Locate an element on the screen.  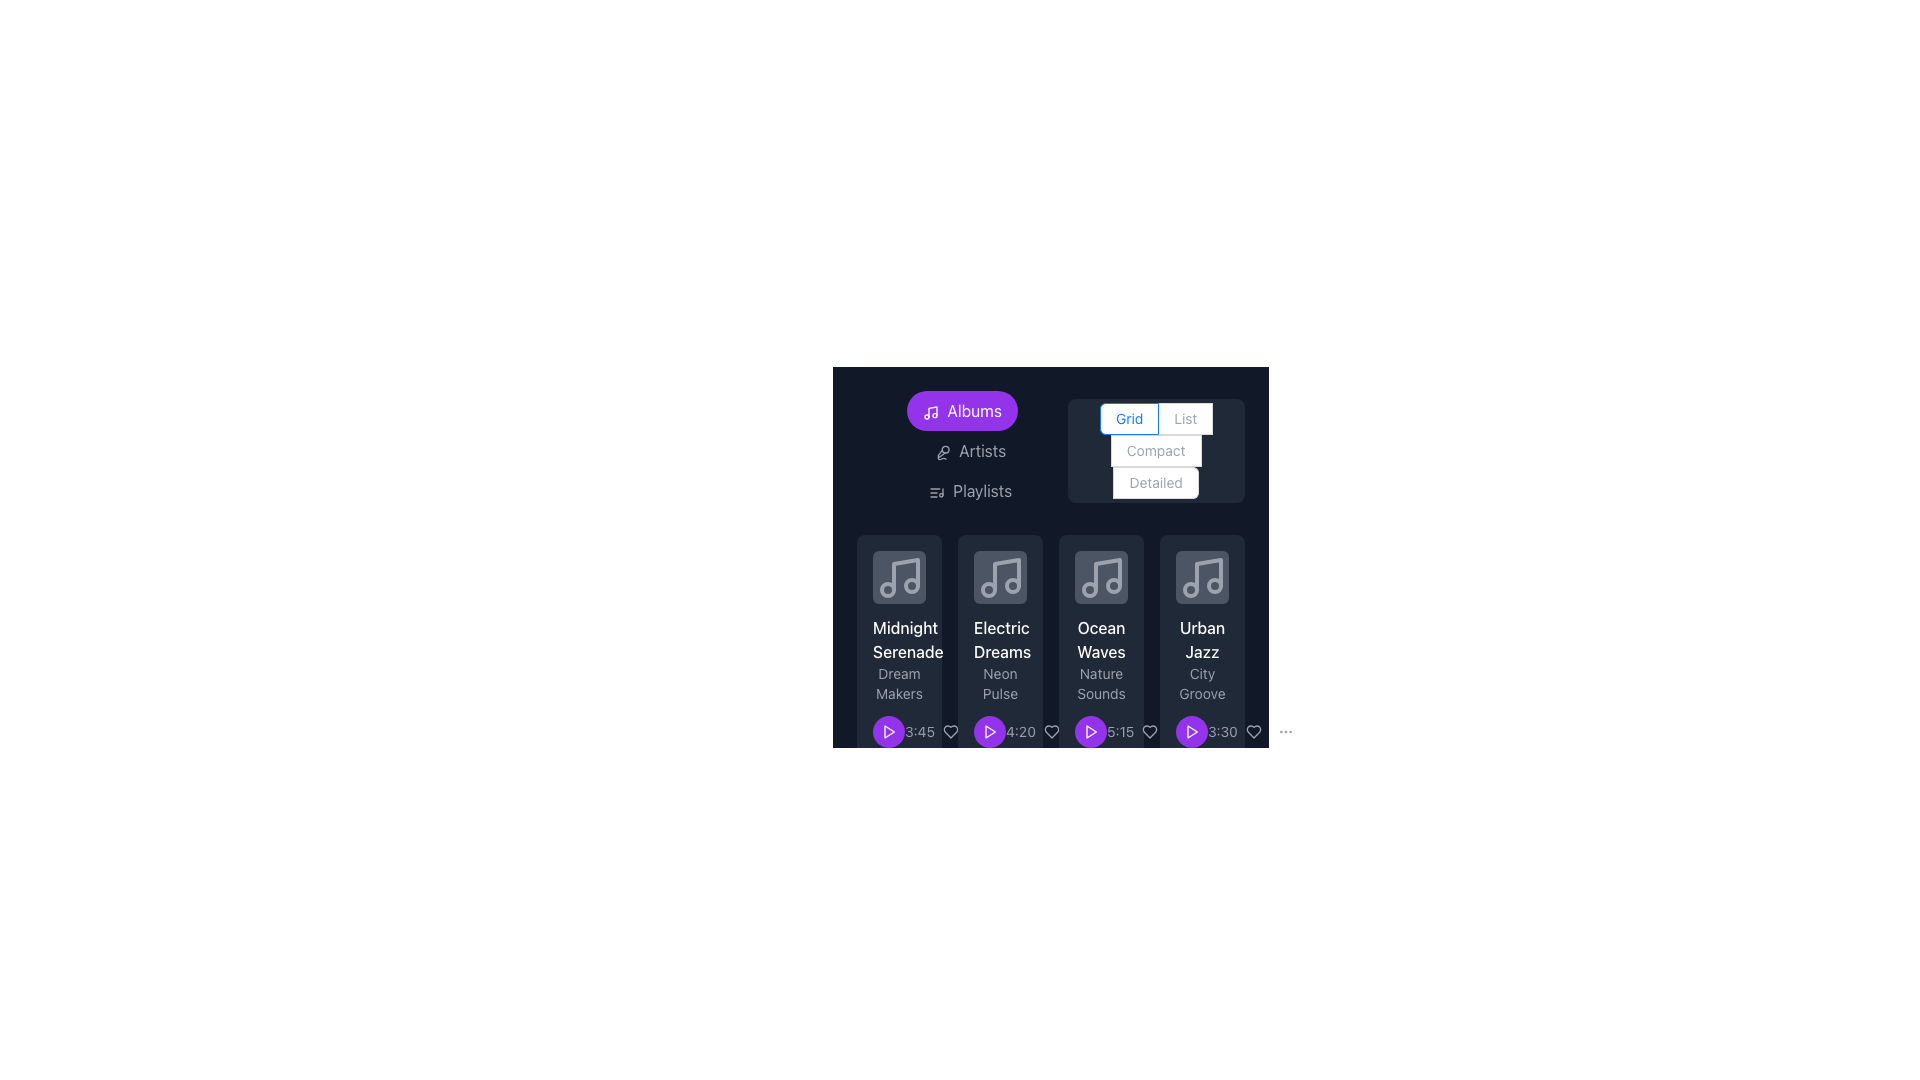
the microphone icon within the 'Artists' button, which is styled as a small outline design and precedes the text 'Artists' is located at coordinates (942, 452).